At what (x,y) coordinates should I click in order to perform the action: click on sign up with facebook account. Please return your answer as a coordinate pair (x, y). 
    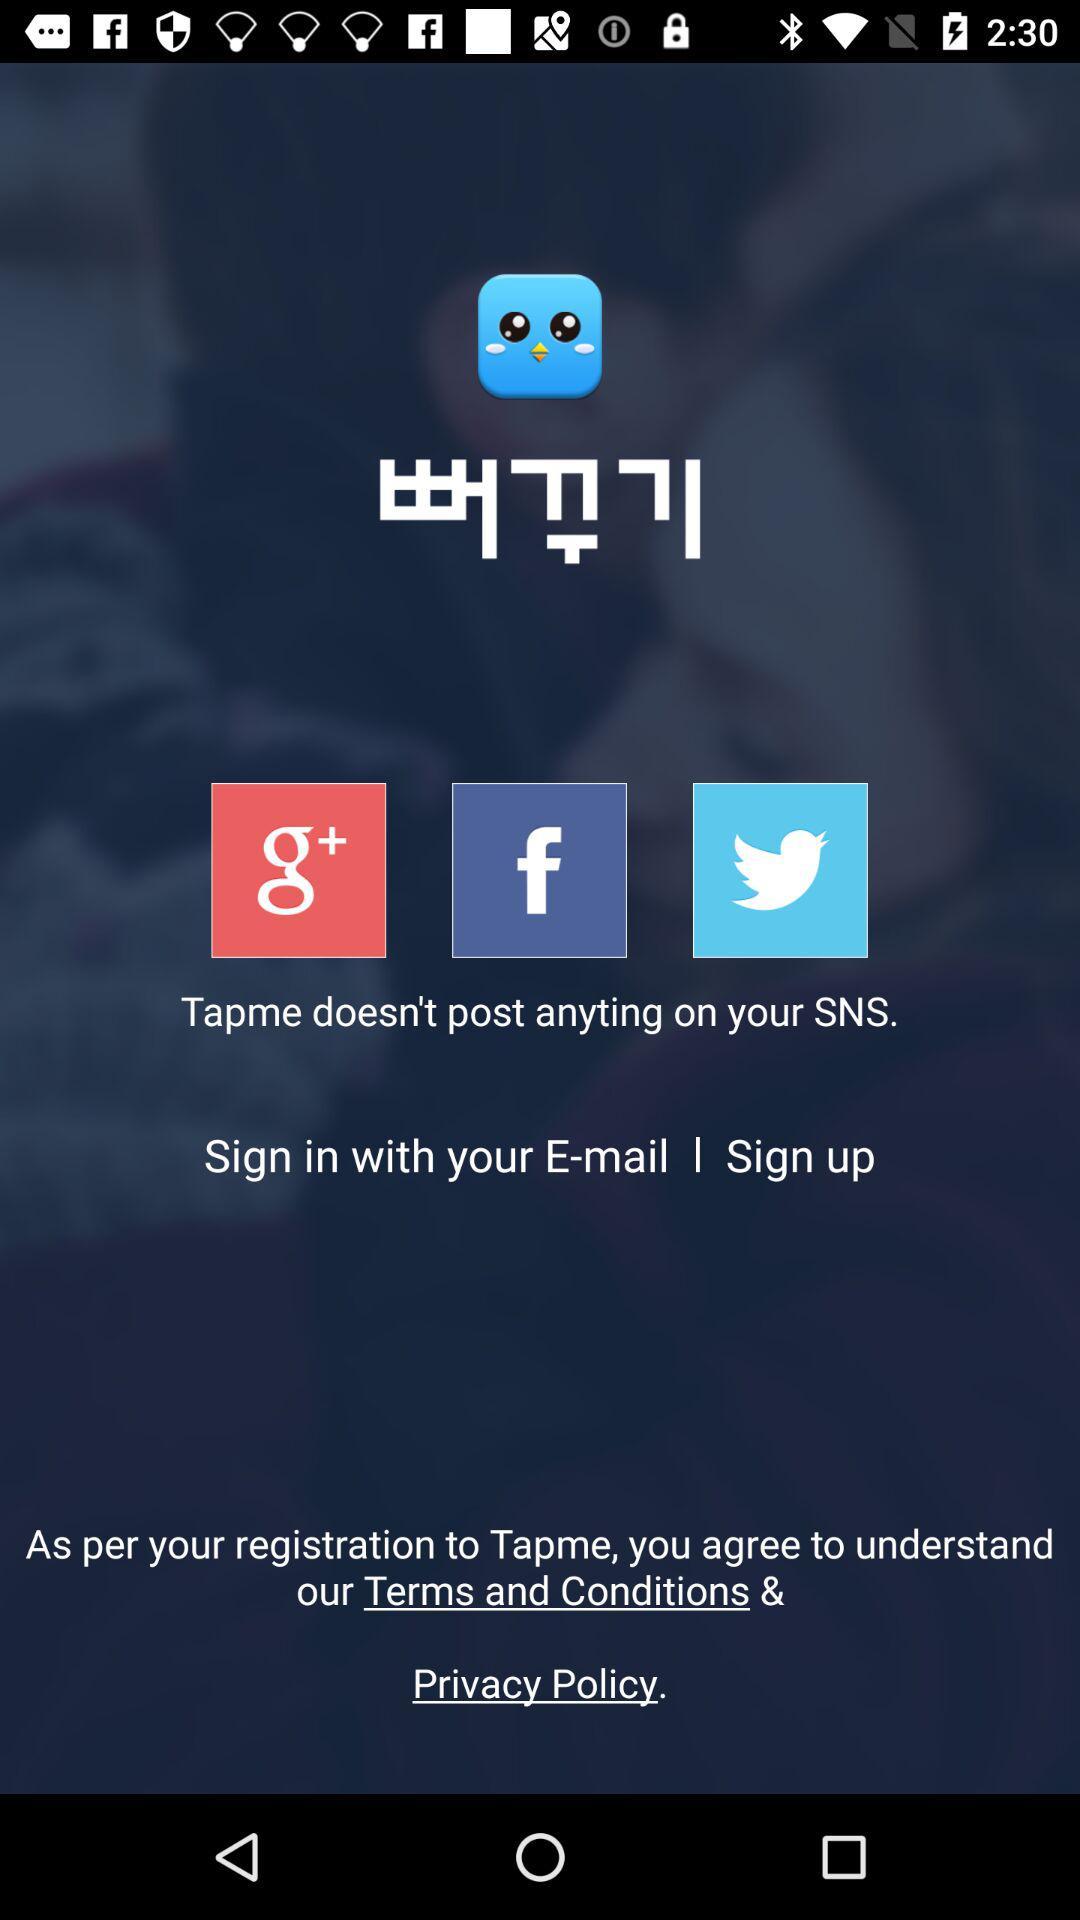
    Looking at the image, I should click on (538, 870).